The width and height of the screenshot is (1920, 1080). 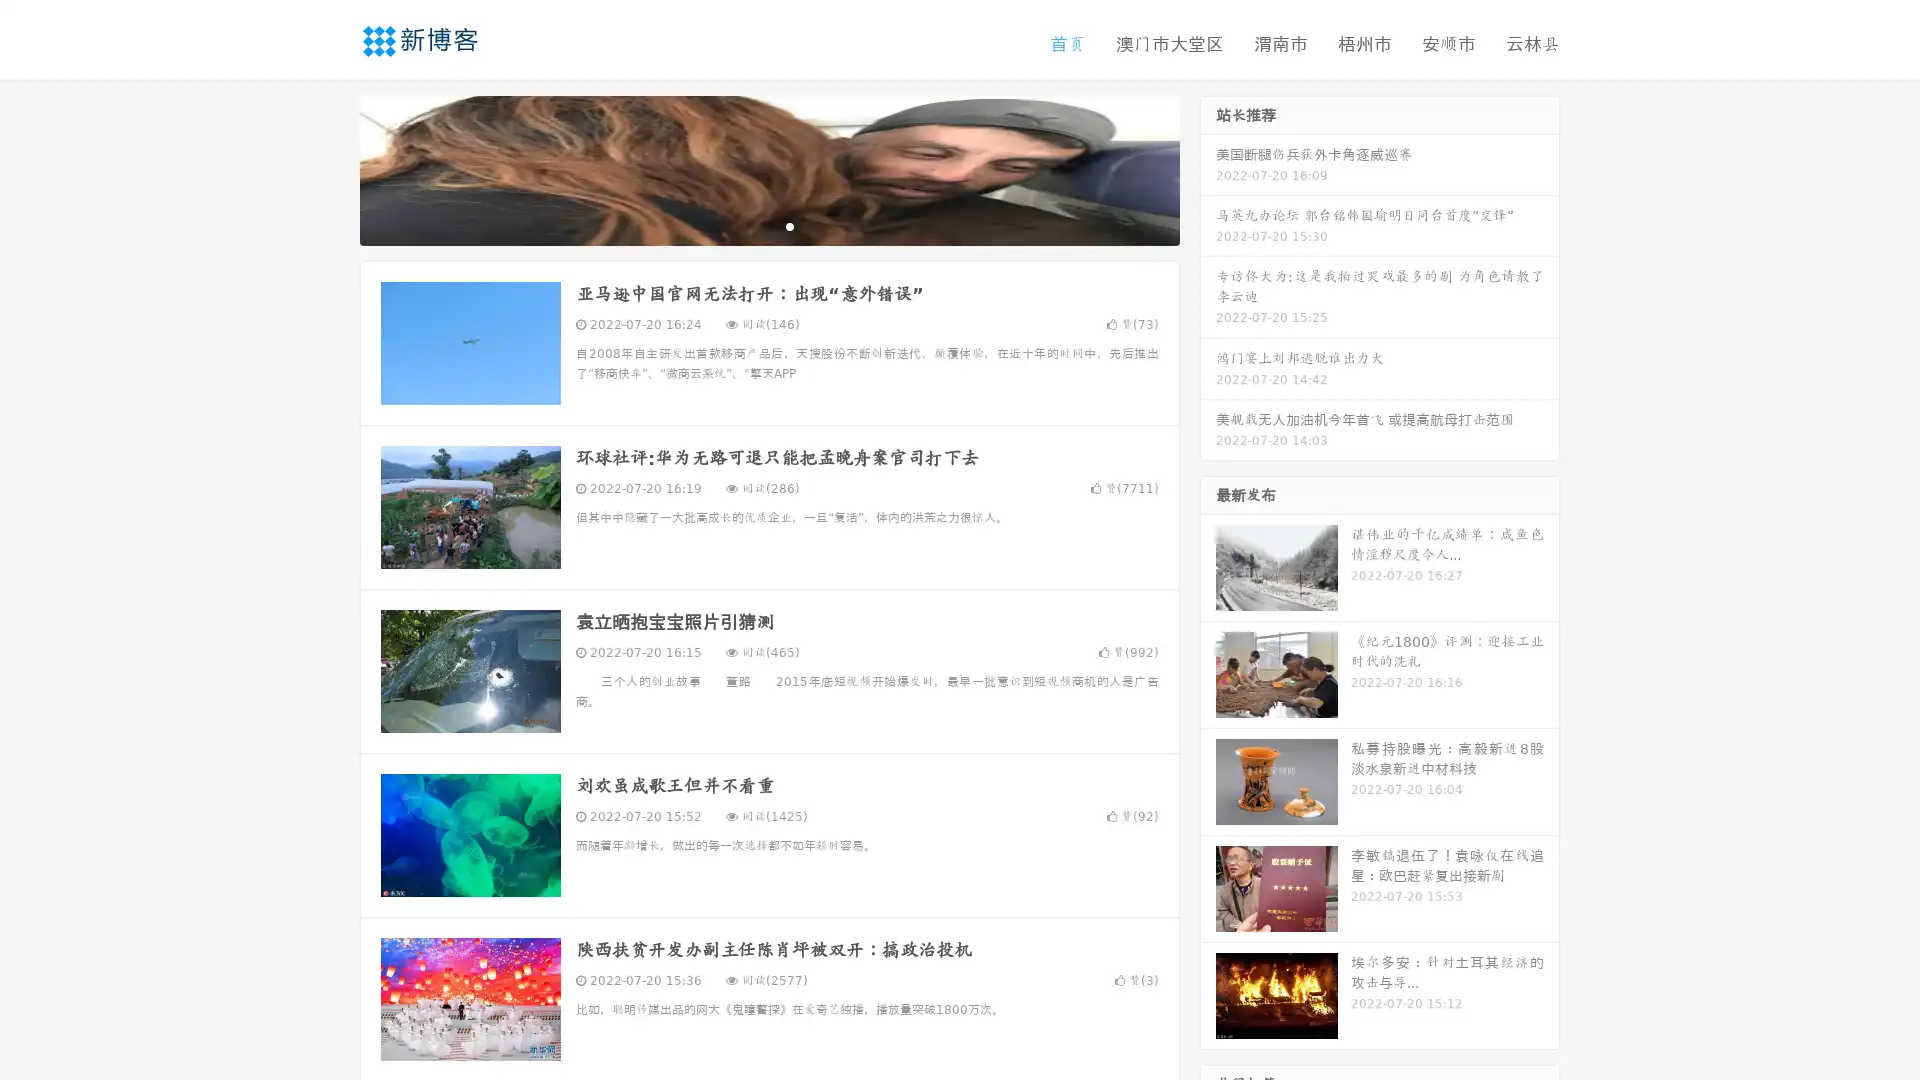 I want to click on Go to slide 1, so click(x=748, y=225).